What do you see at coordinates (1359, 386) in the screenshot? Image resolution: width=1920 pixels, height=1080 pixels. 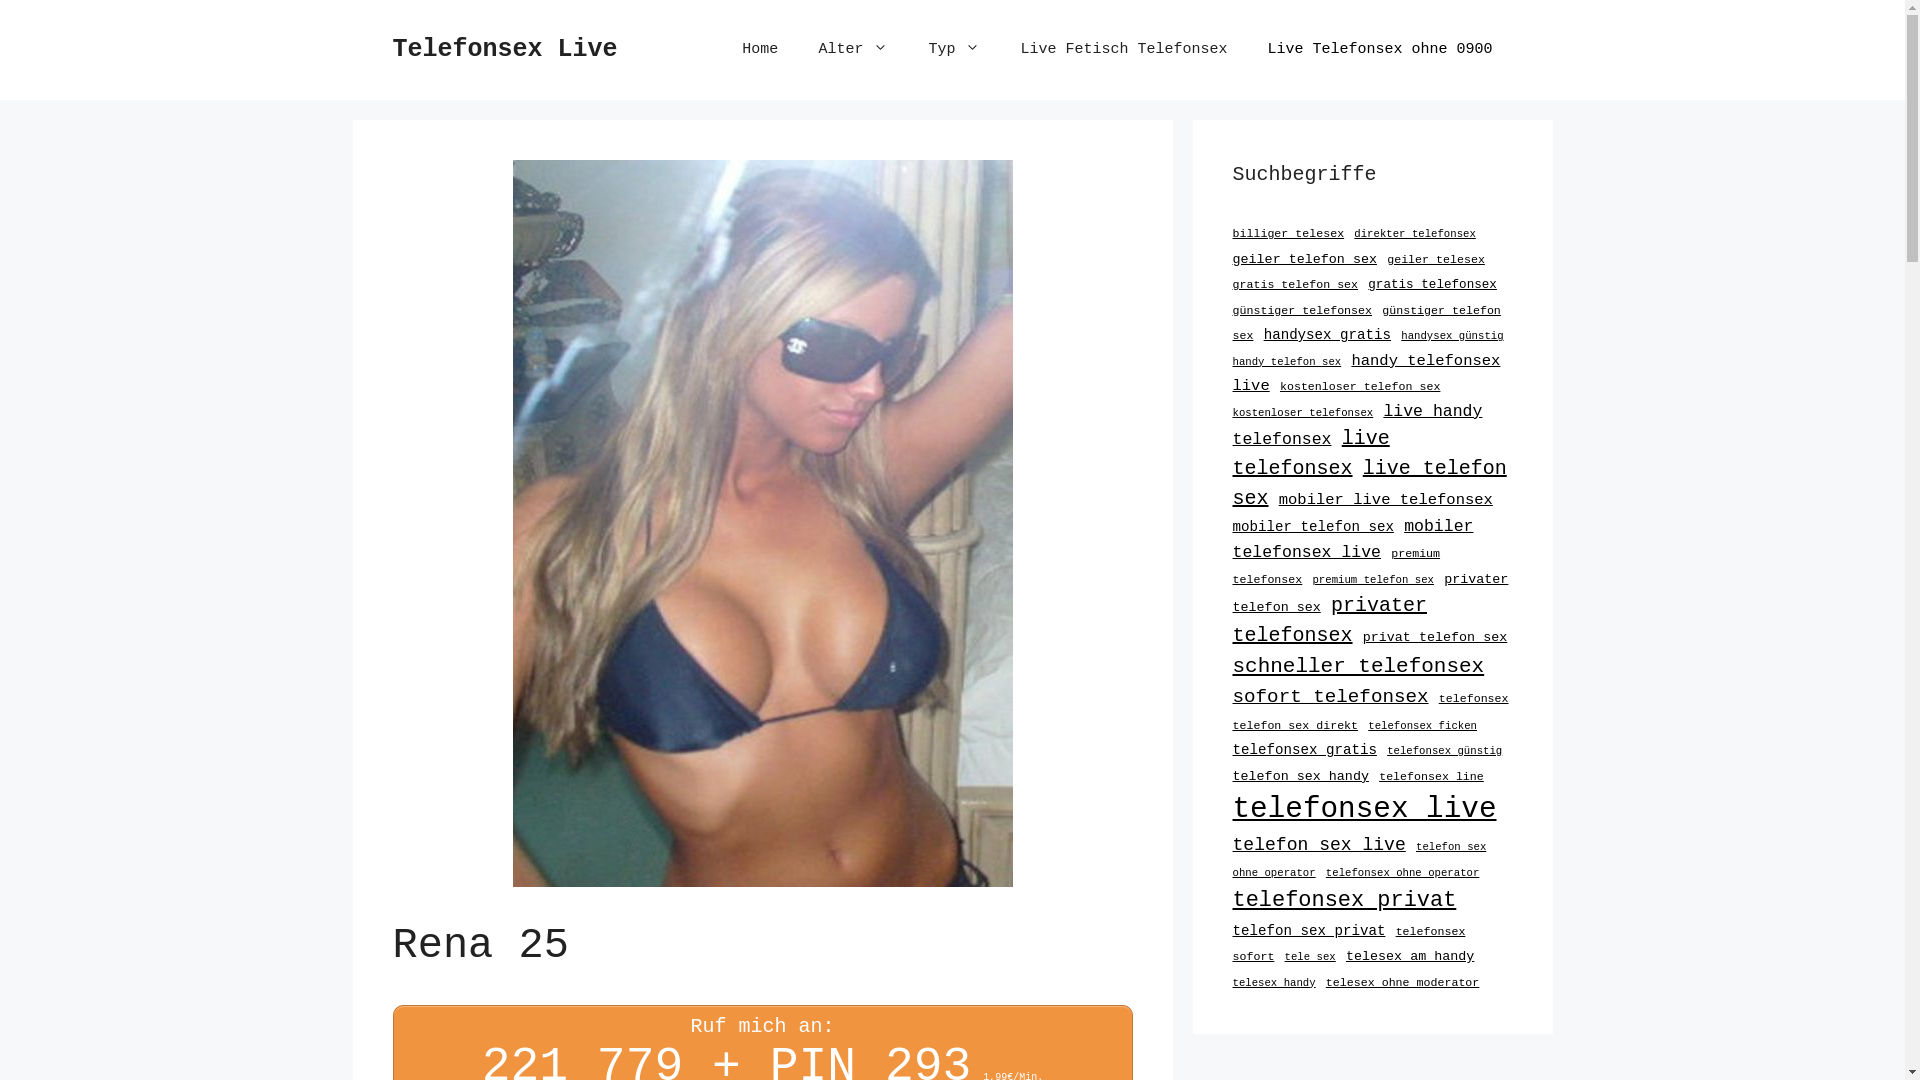 I see `'kostenloser telefon sex'` at bounding box center [1359, 386].